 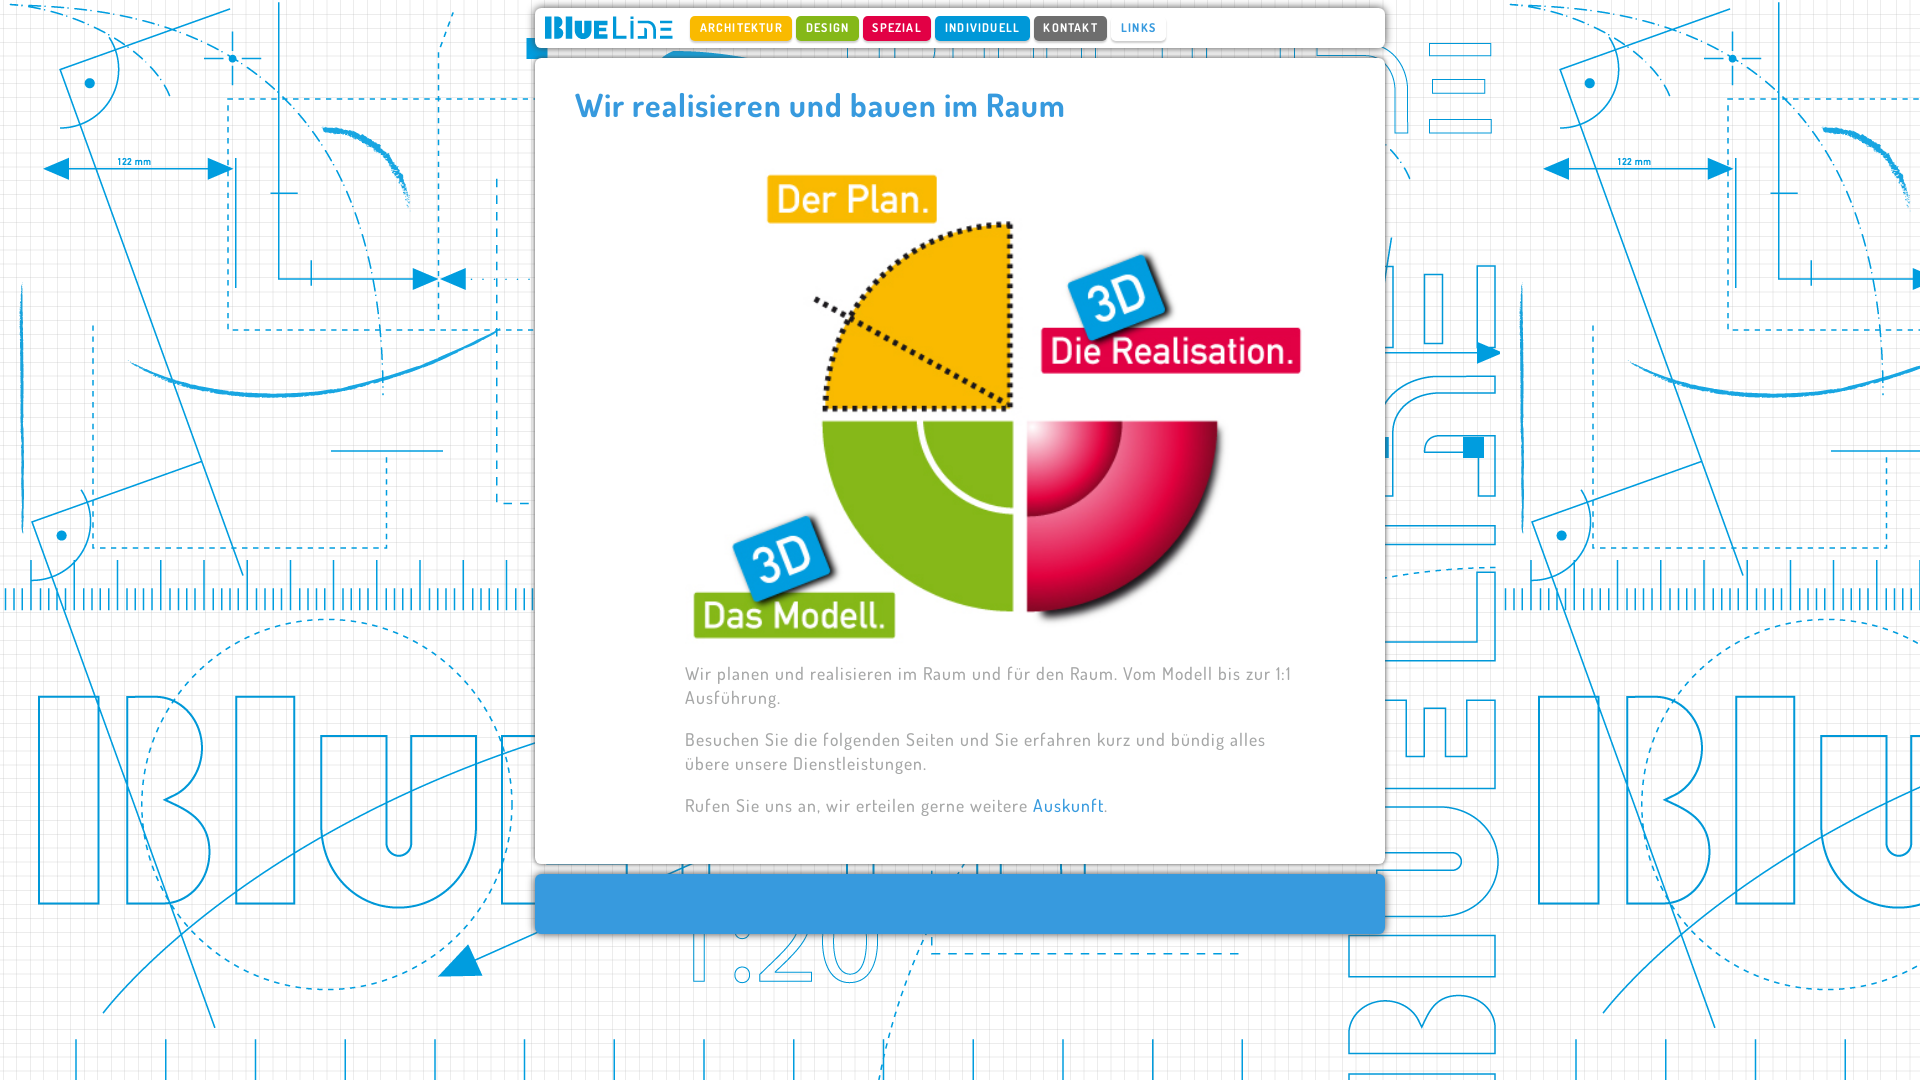 I want to click on 'DESIGN', so click(x=826, y=28).